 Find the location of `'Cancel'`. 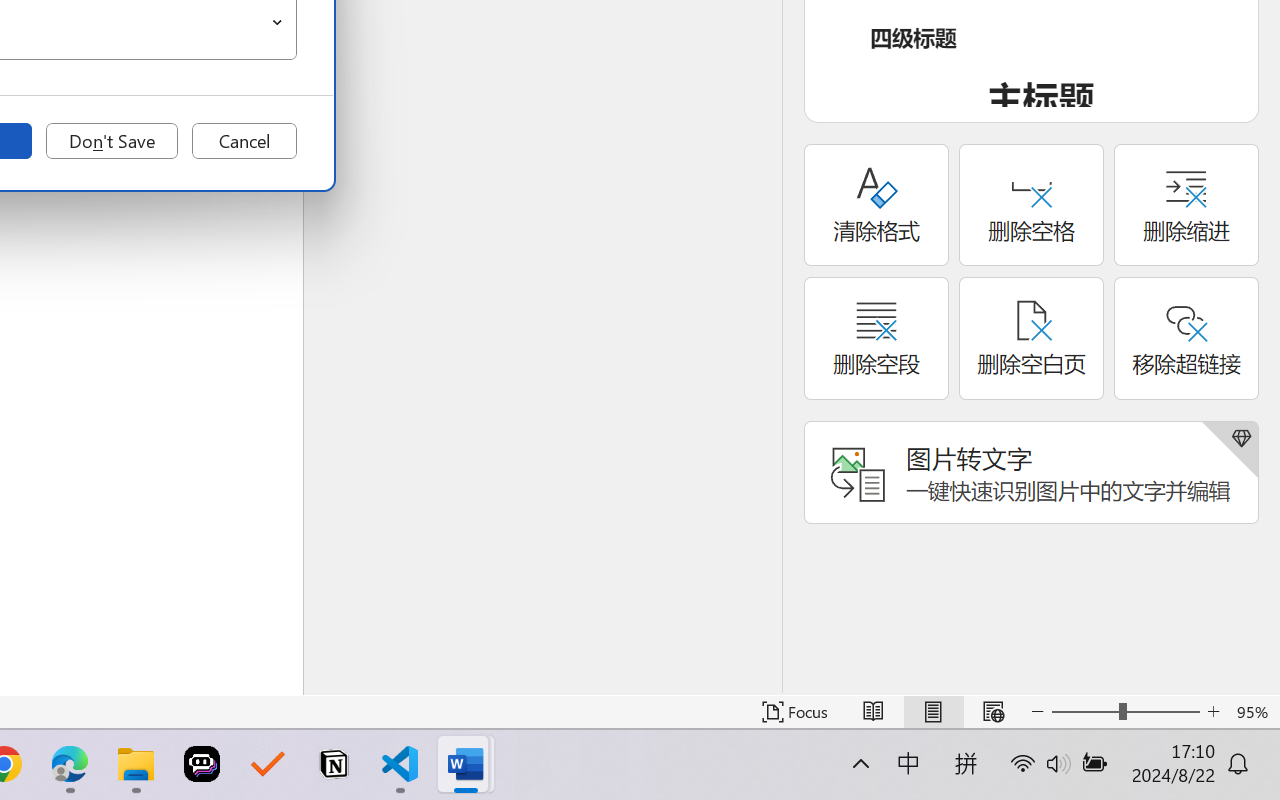

'Cancel' is located at coordinates (243, 141).